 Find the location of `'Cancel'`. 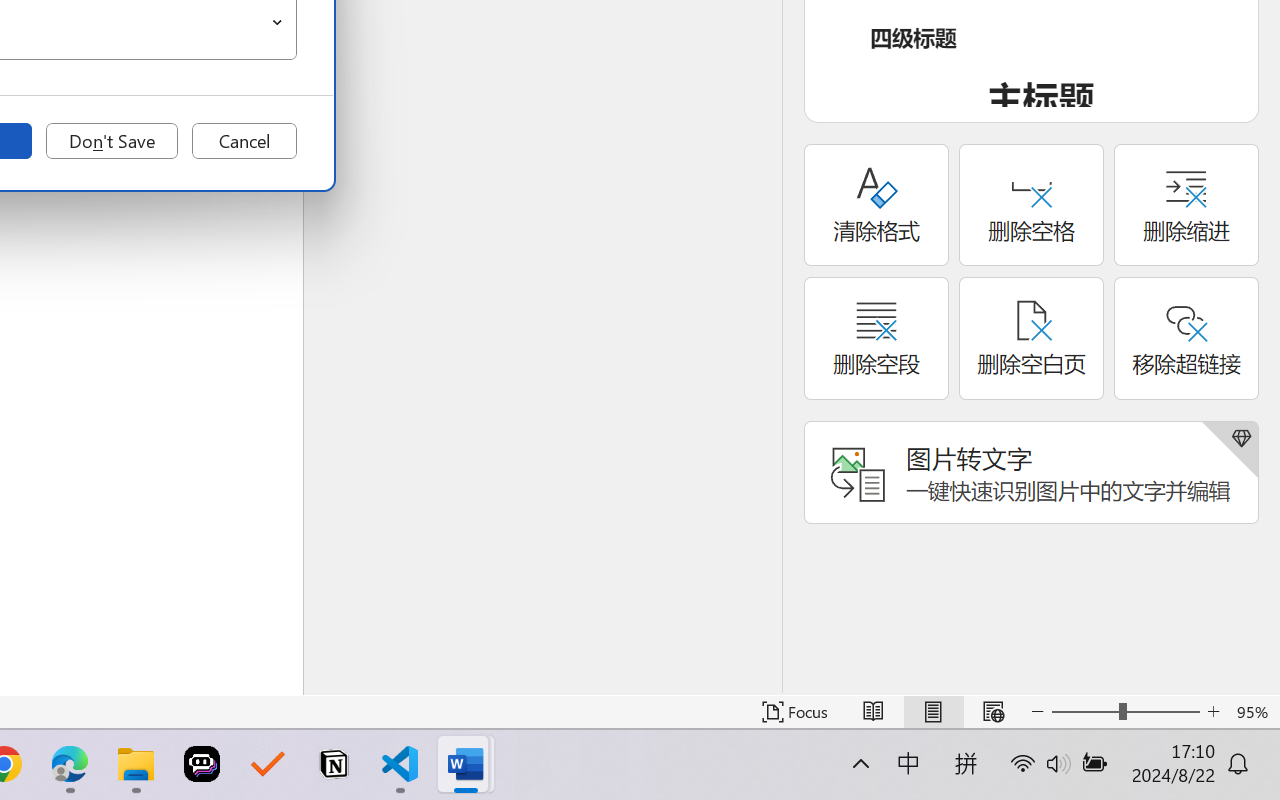

'Cancel' is located at coordinates (243, 141).